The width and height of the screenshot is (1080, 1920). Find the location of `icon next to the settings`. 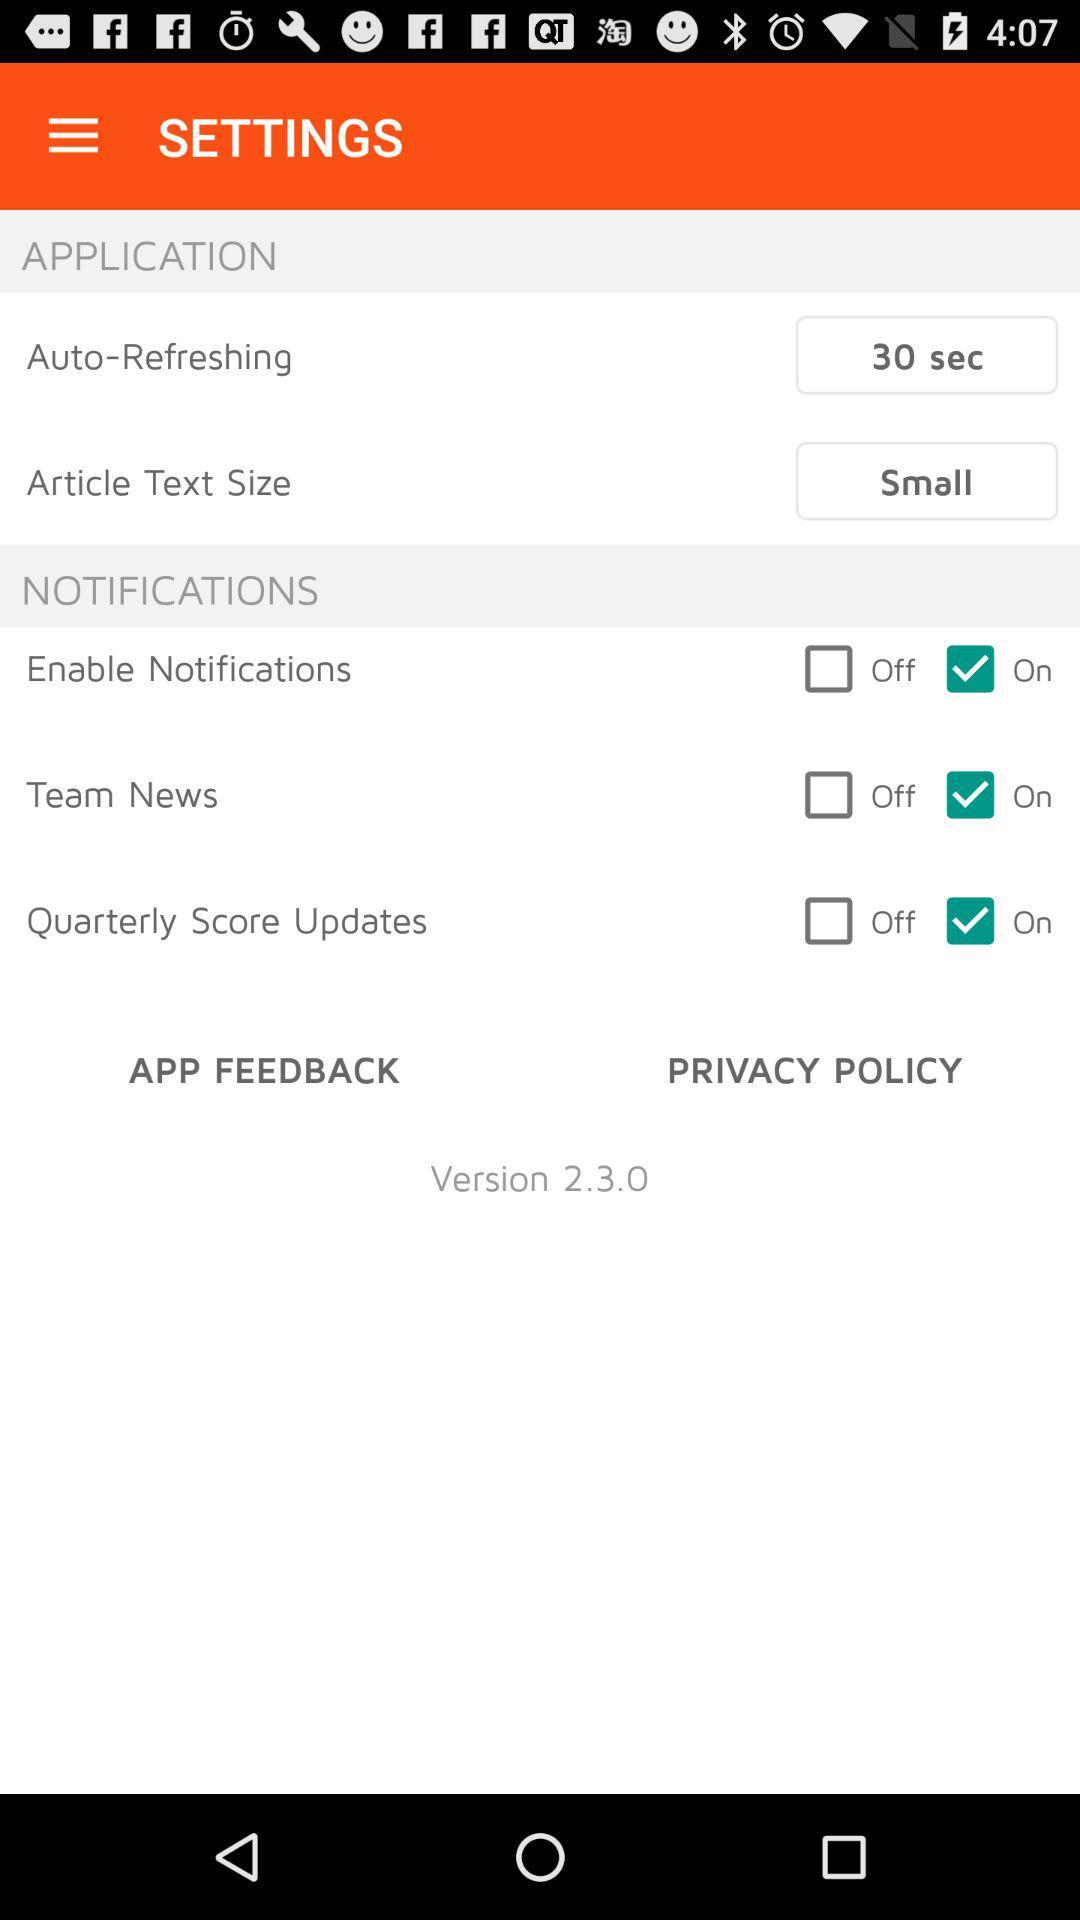

icon next to the settings is located at coordinates (72, 135).